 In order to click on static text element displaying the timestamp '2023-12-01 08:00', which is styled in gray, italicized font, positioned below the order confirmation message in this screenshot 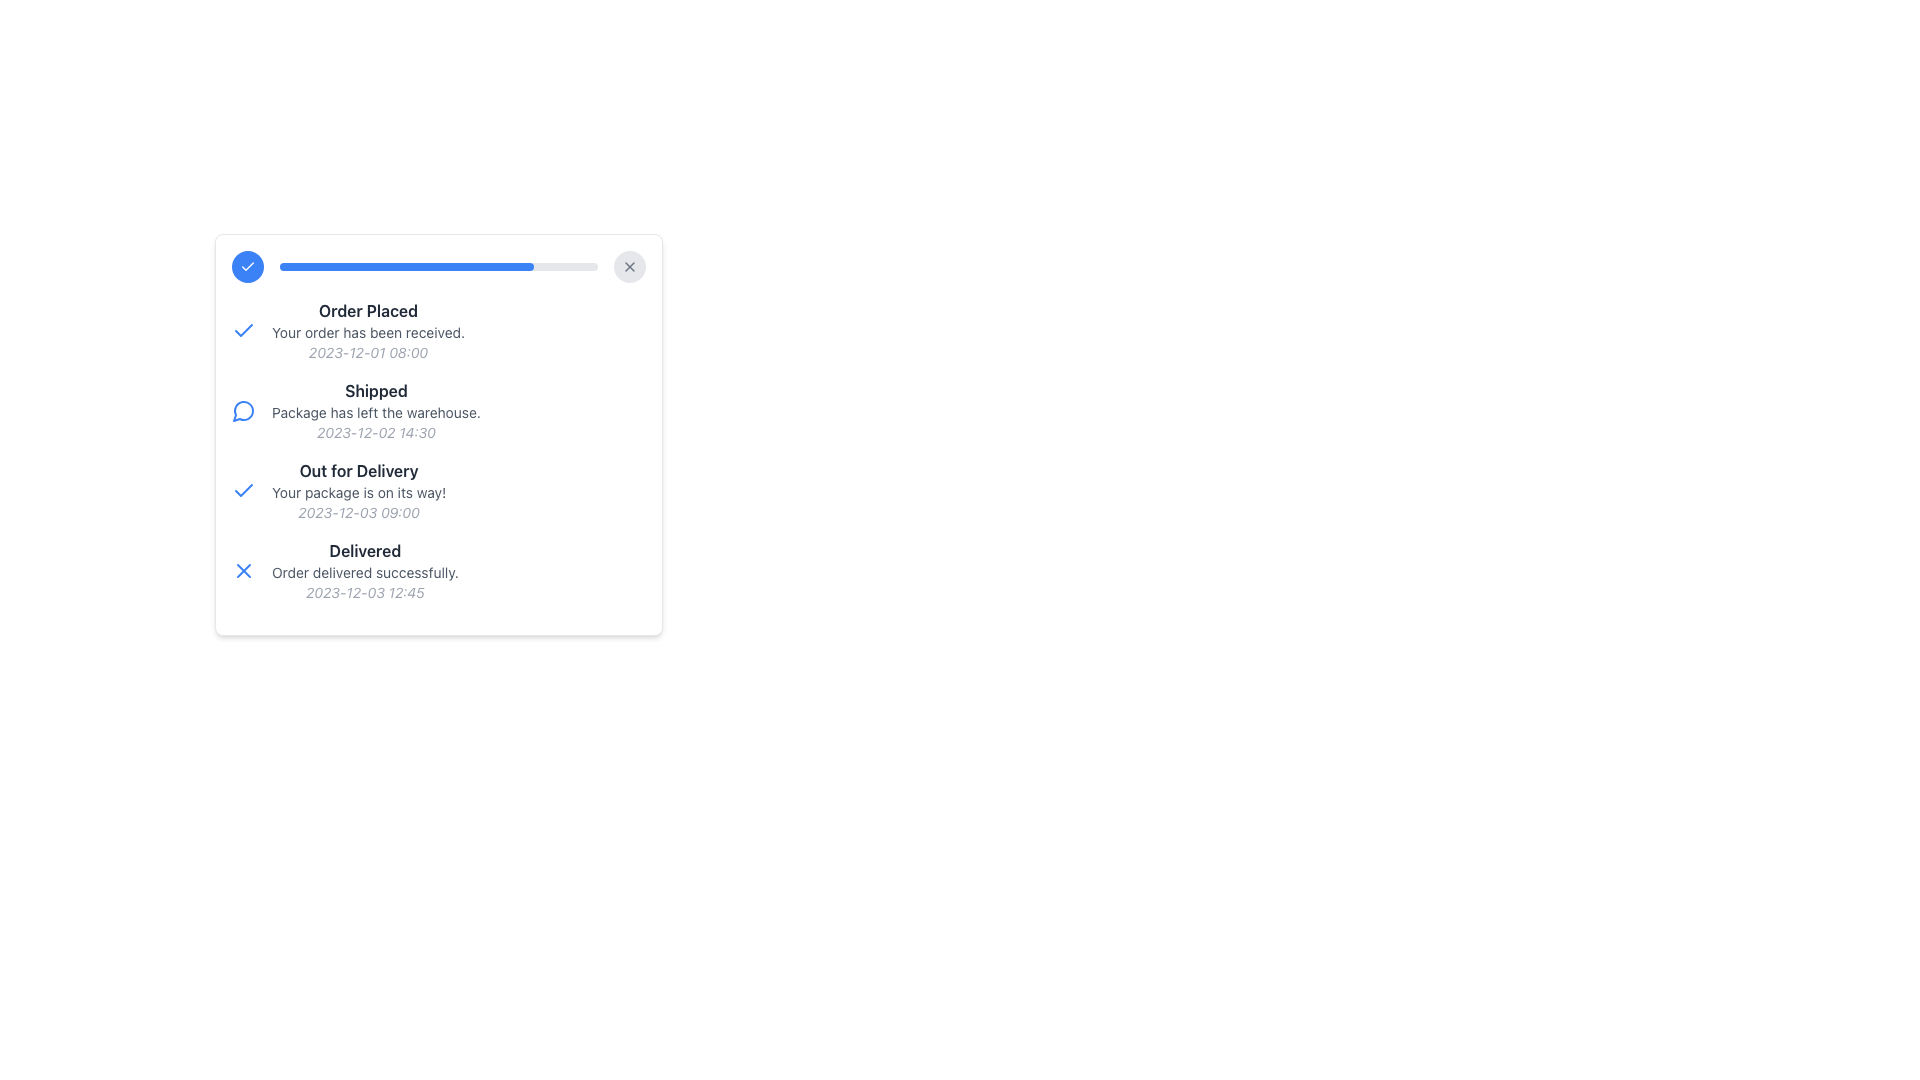, I will do `click(368, 352)`.